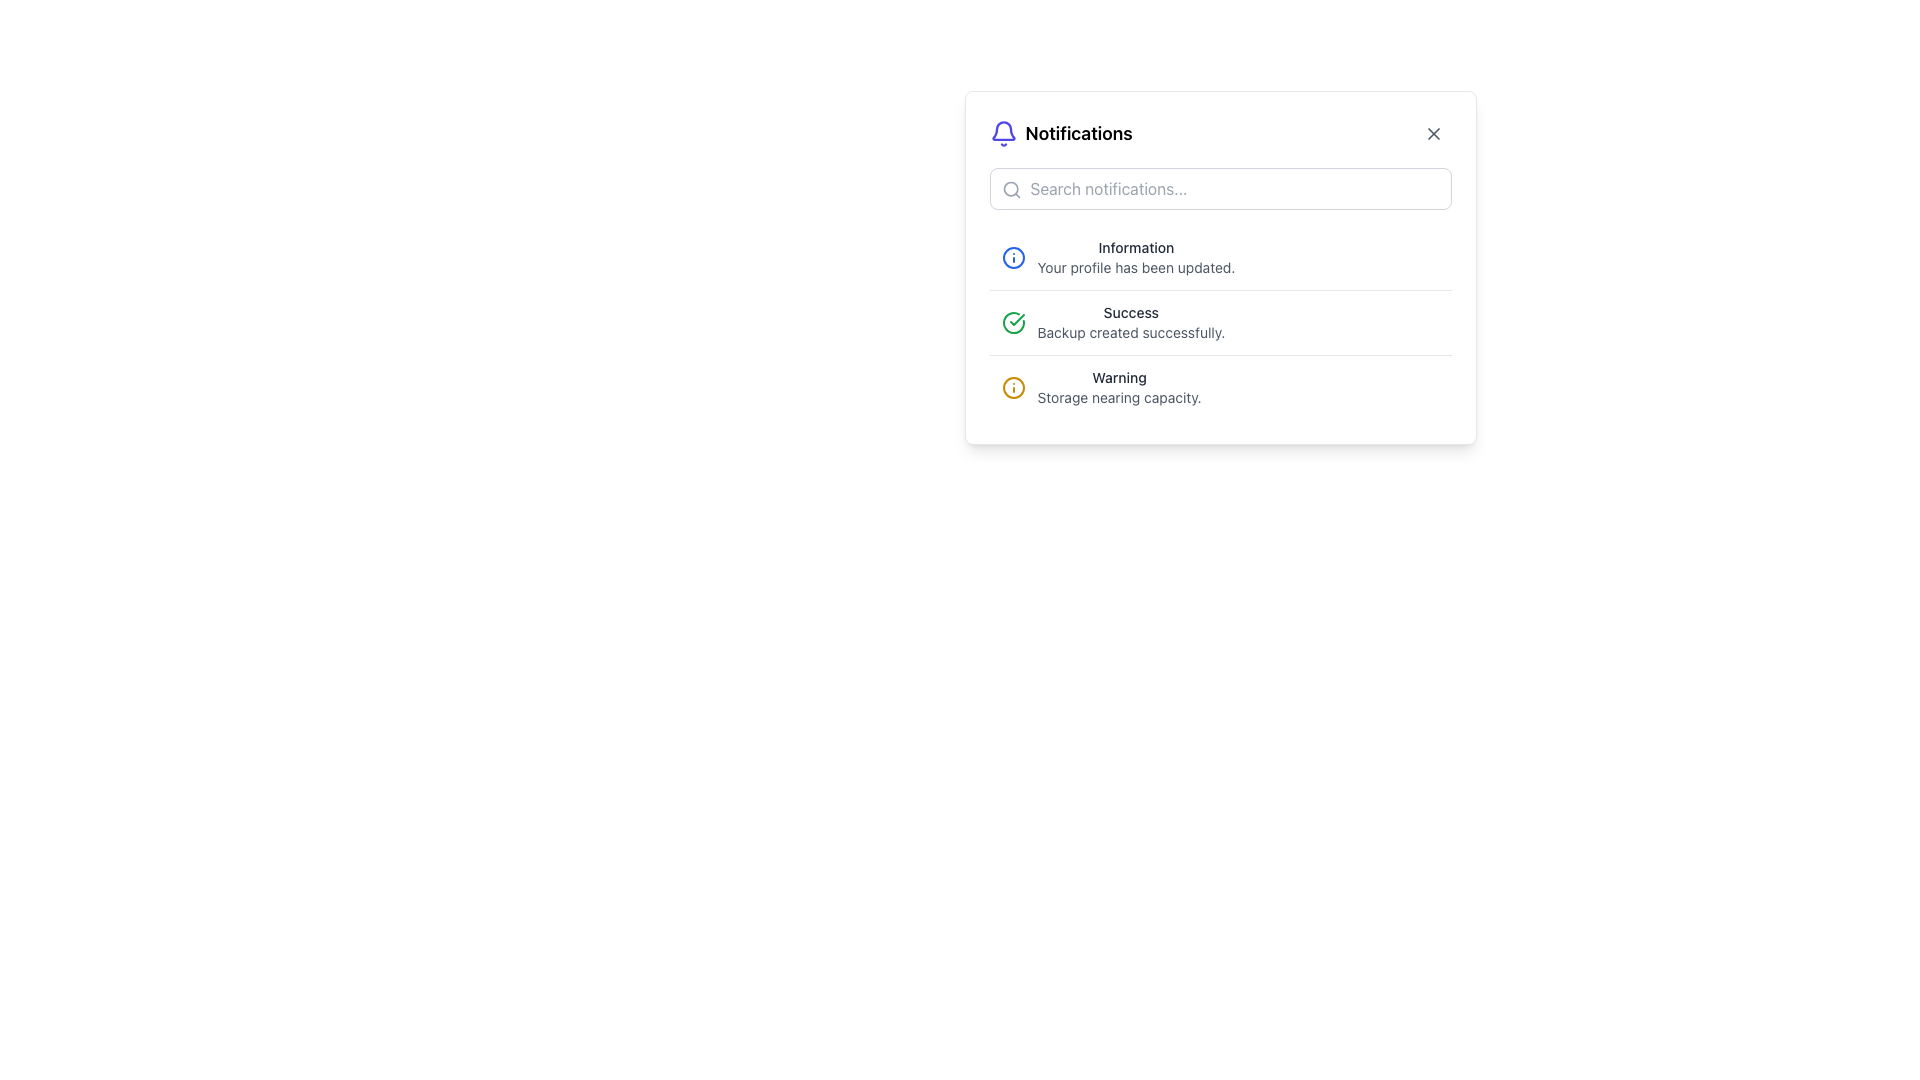  Describe the element at coordinates (1131, 312) in the screenshot. I see `text 'Success' displayed in grayish tone located in the notification section above the description 'Backup created successfully'` at that location.